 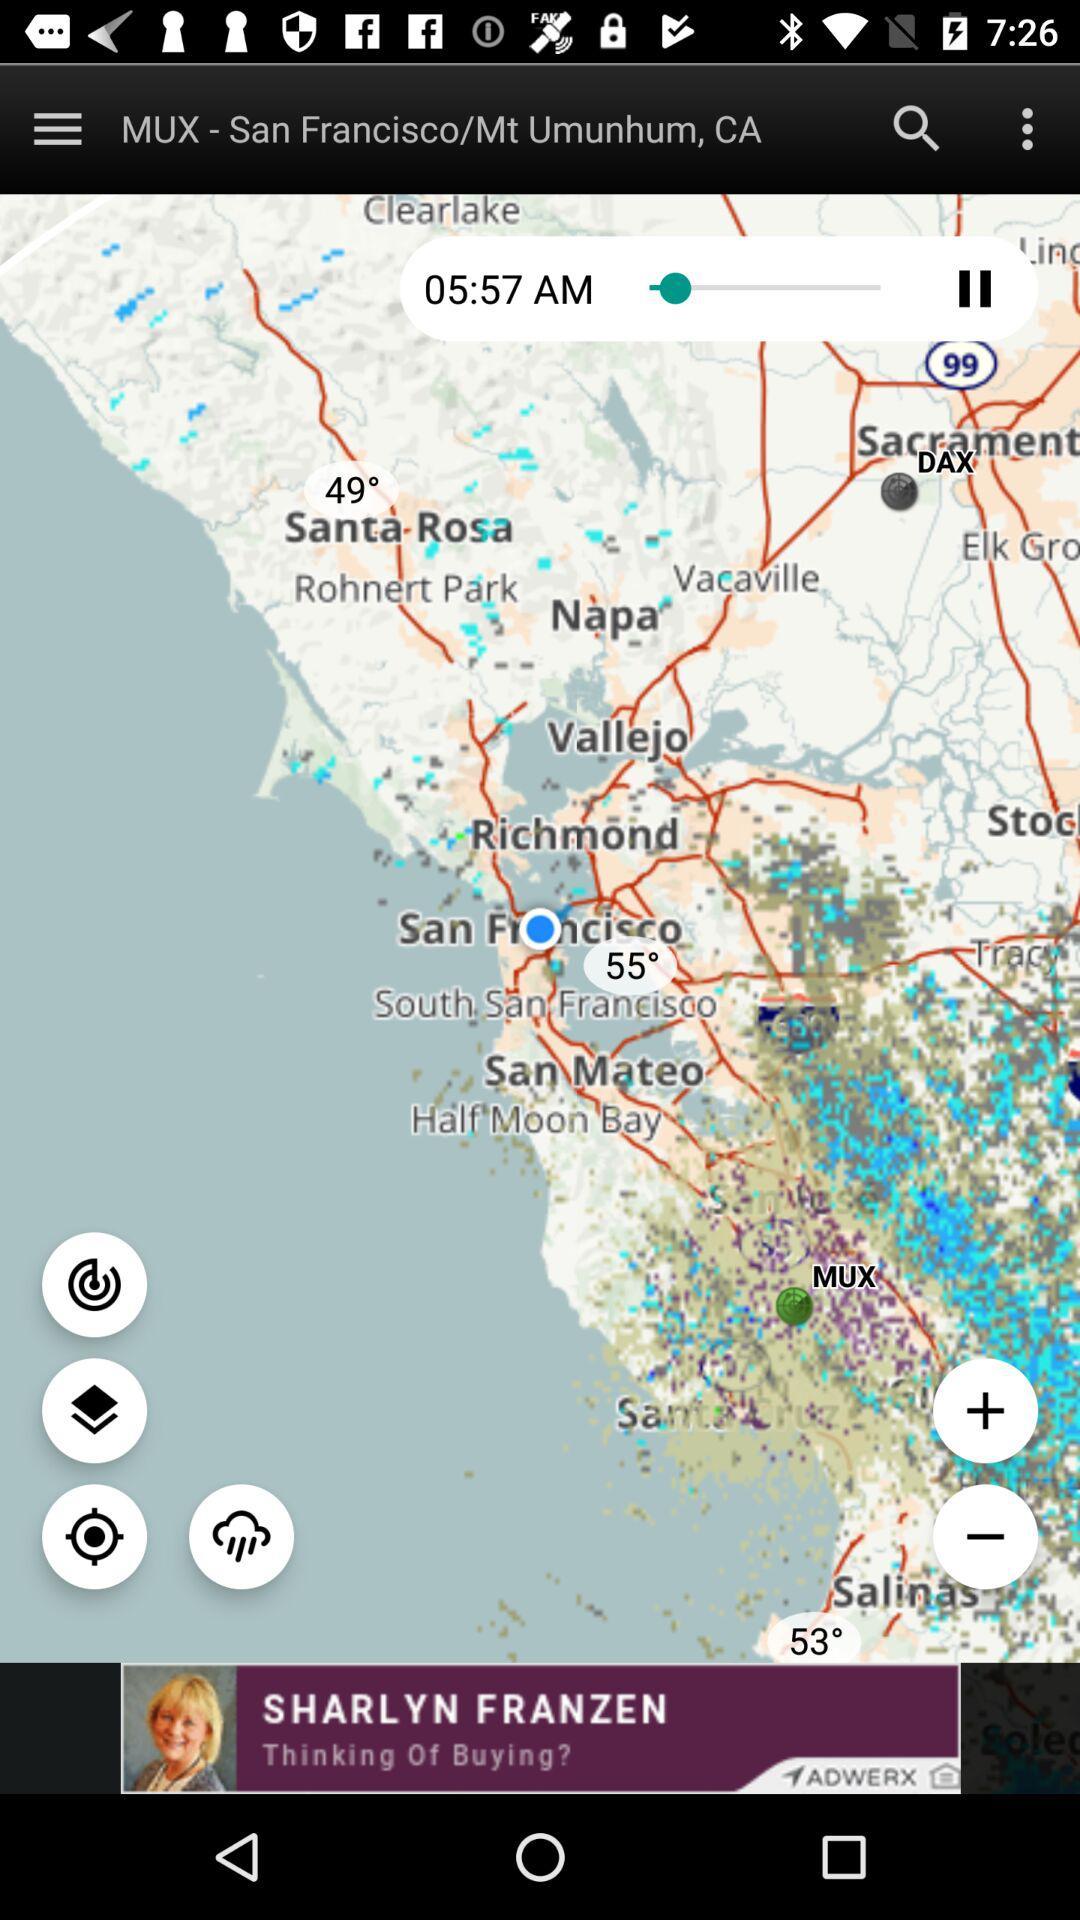 What do you see at coordinates (94, 1535) in the screenshot?
I see `map button` at bounding box center [94, 1535].